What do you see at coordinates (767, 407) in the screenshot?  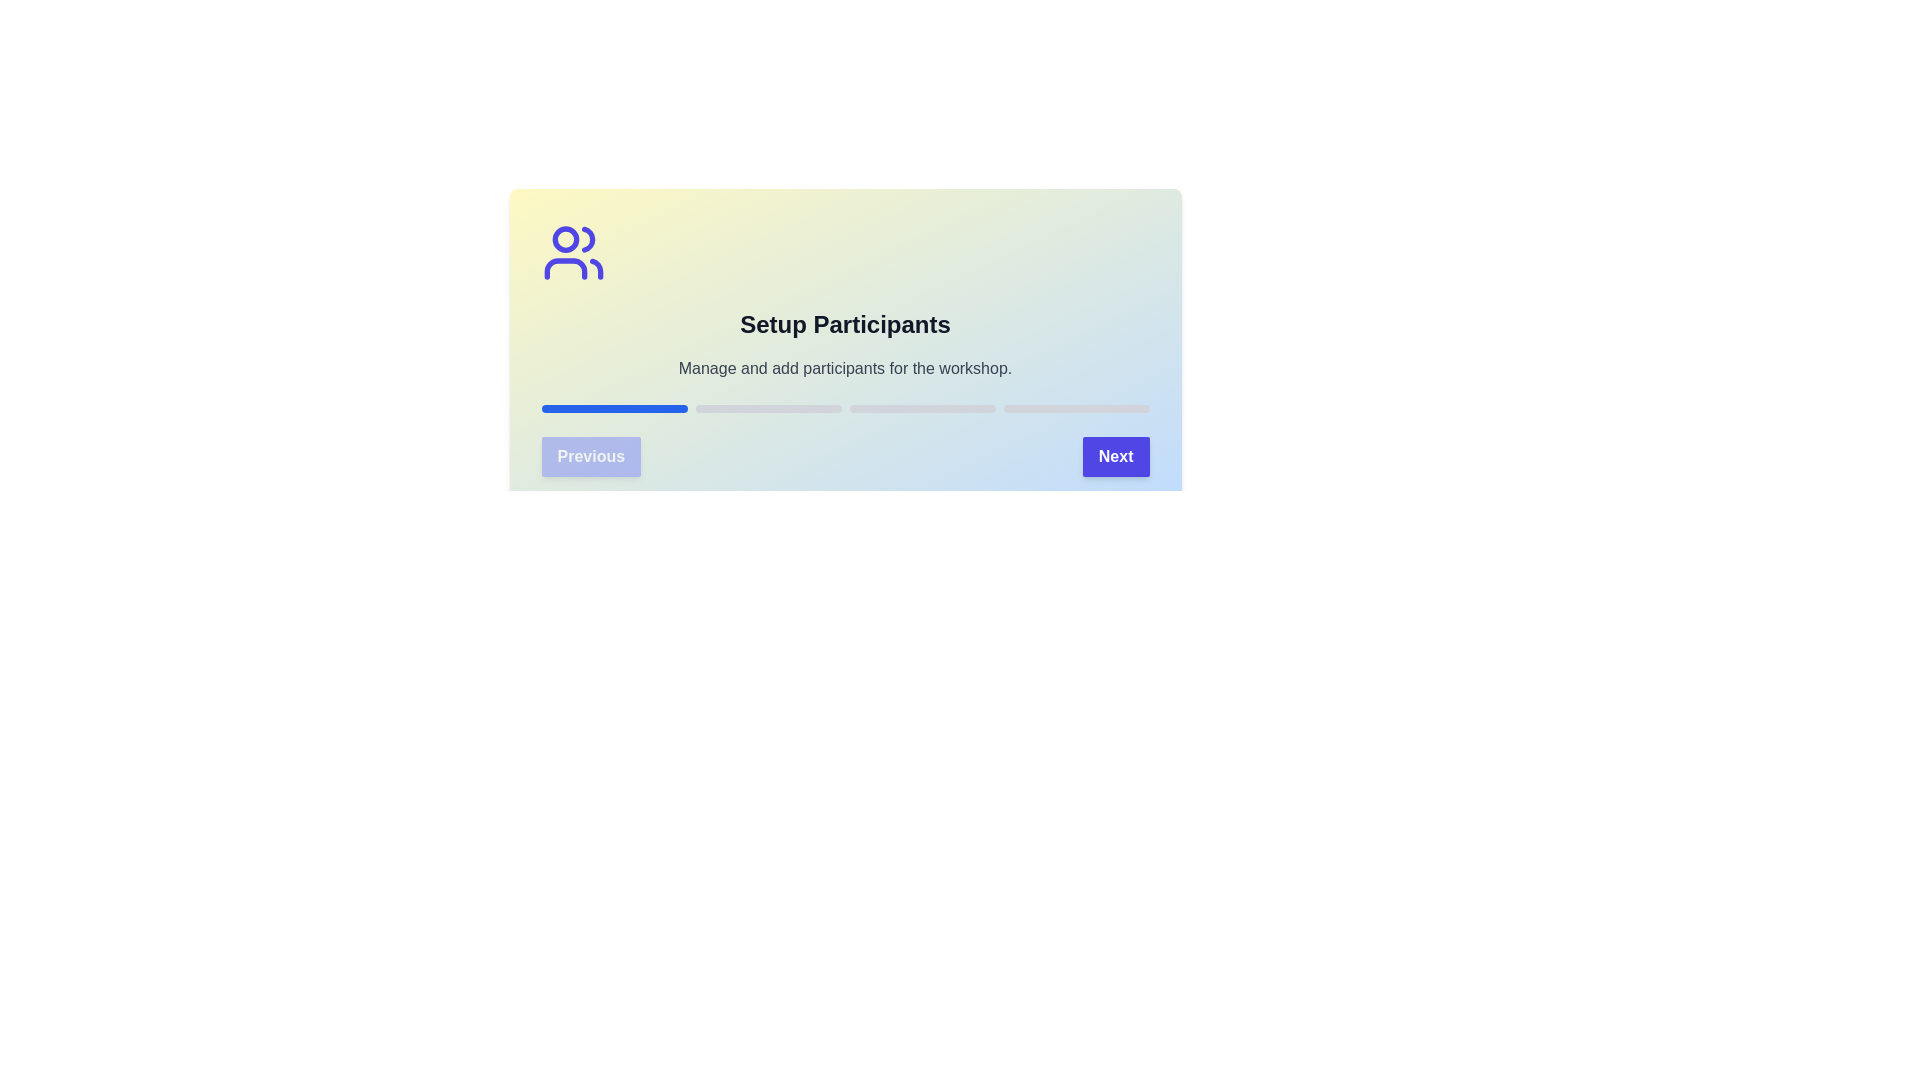 I see `the progress bar segment corresponding to stage 2` at bounding box center [767, 407].